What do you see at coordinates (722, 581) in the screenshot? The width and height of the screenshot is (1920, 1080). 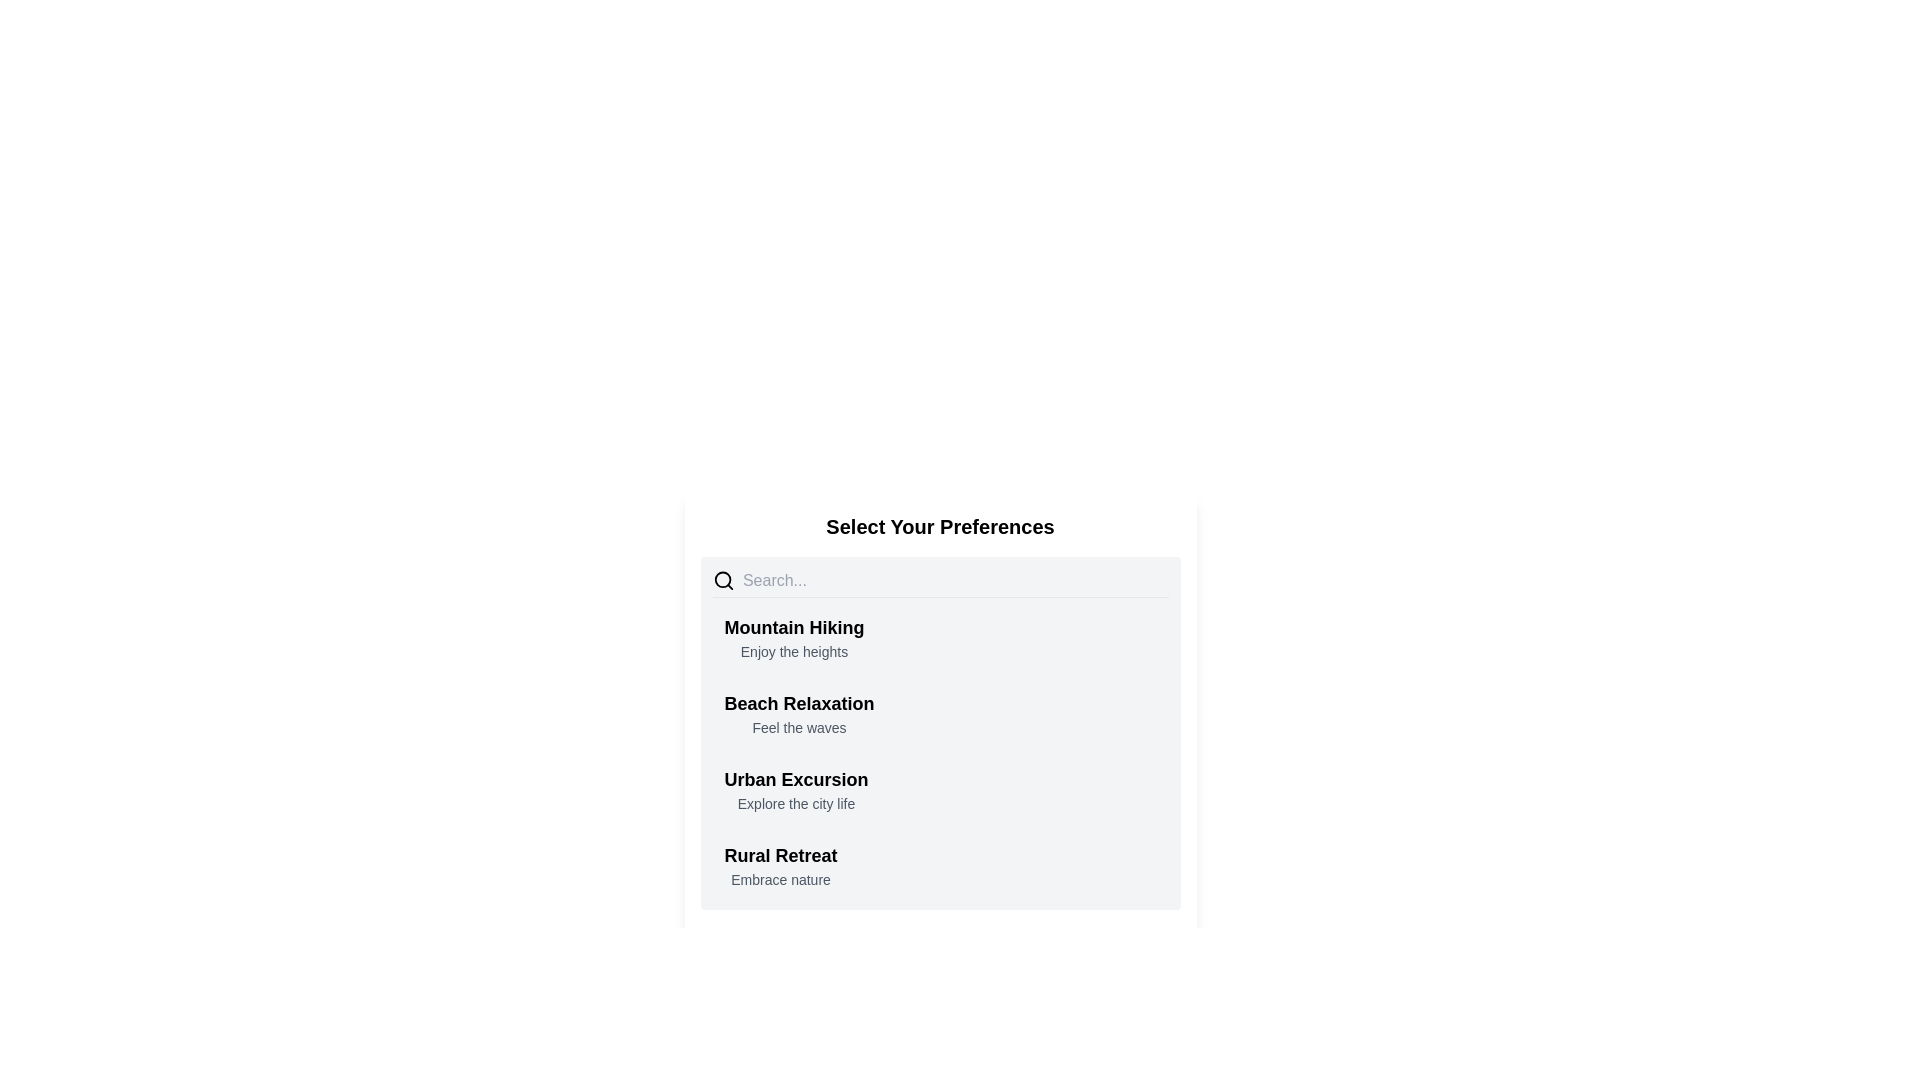 I see `the search icon located at the leftmost side of the search field layout, which serves as a visual indicator for the search feature` at bounding box center [722, 581].